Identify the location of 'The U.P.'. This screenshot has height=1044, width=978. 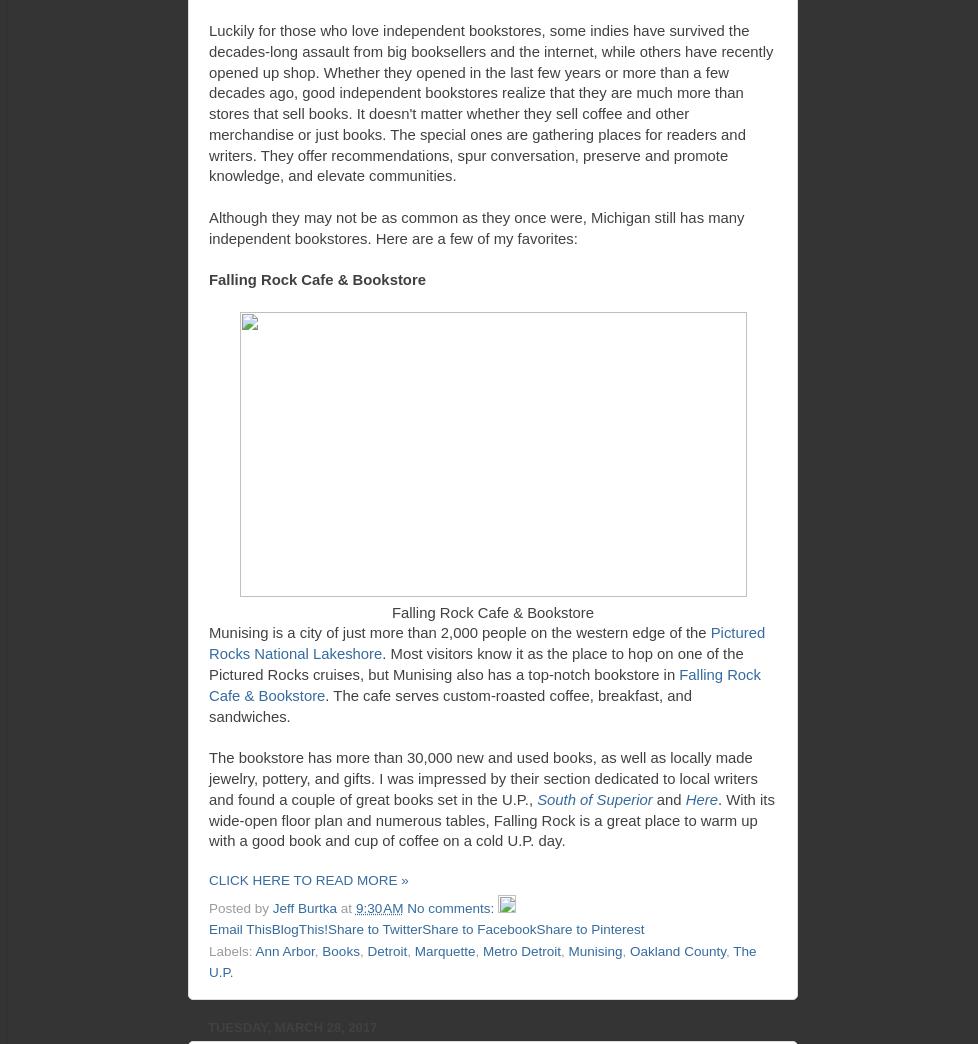
(481, 960).